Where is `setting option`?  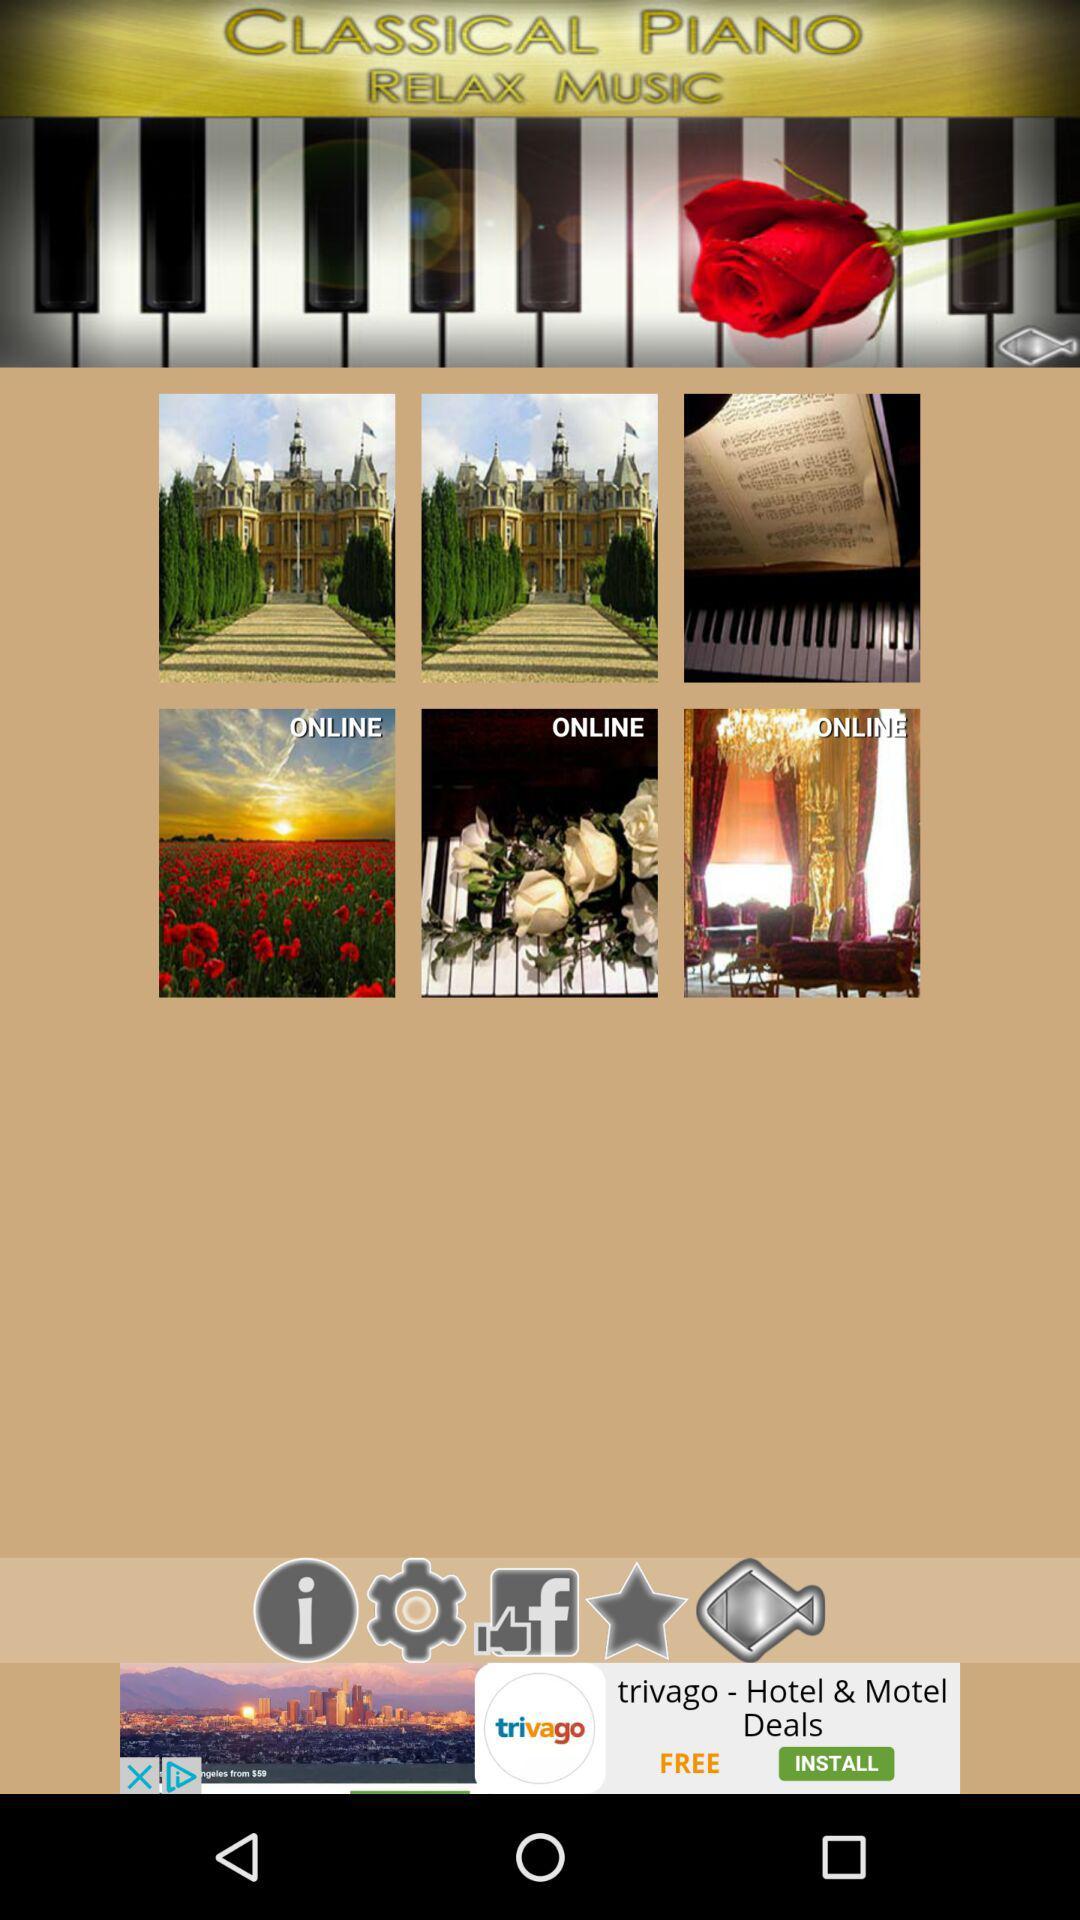 setting option is located at coordinates (415, 1610).